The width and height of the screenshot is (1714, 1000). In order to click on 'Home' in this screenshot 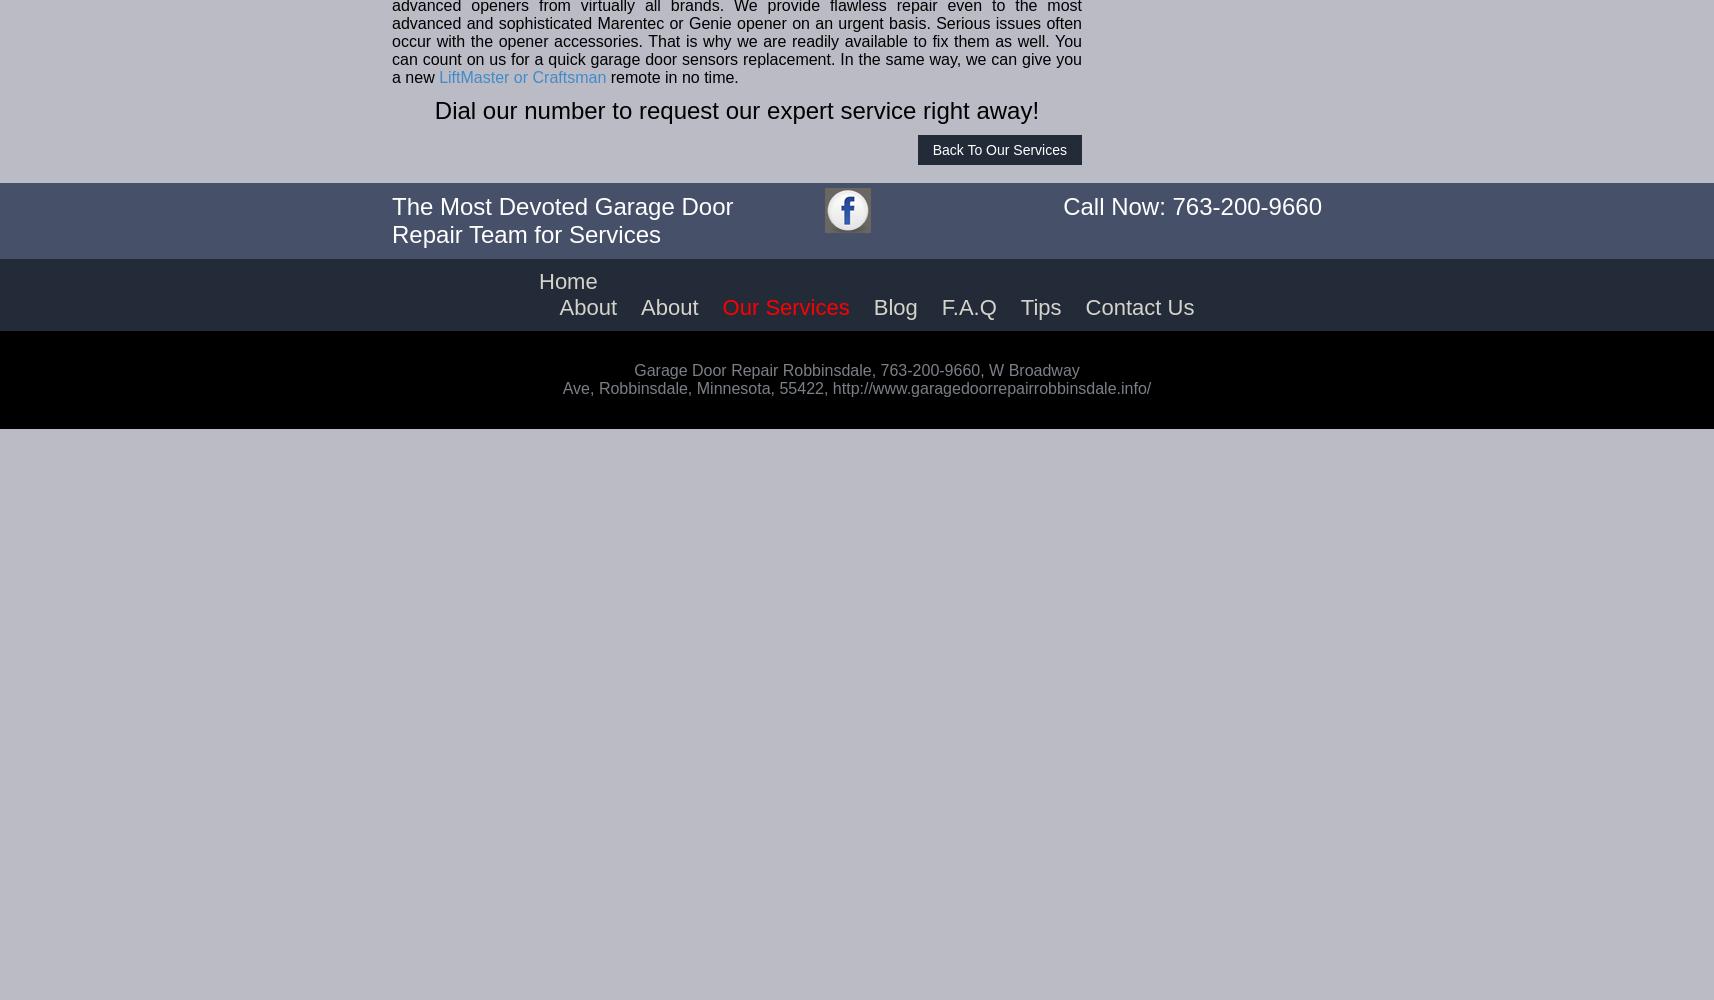, I will do `click(568, 281)`.